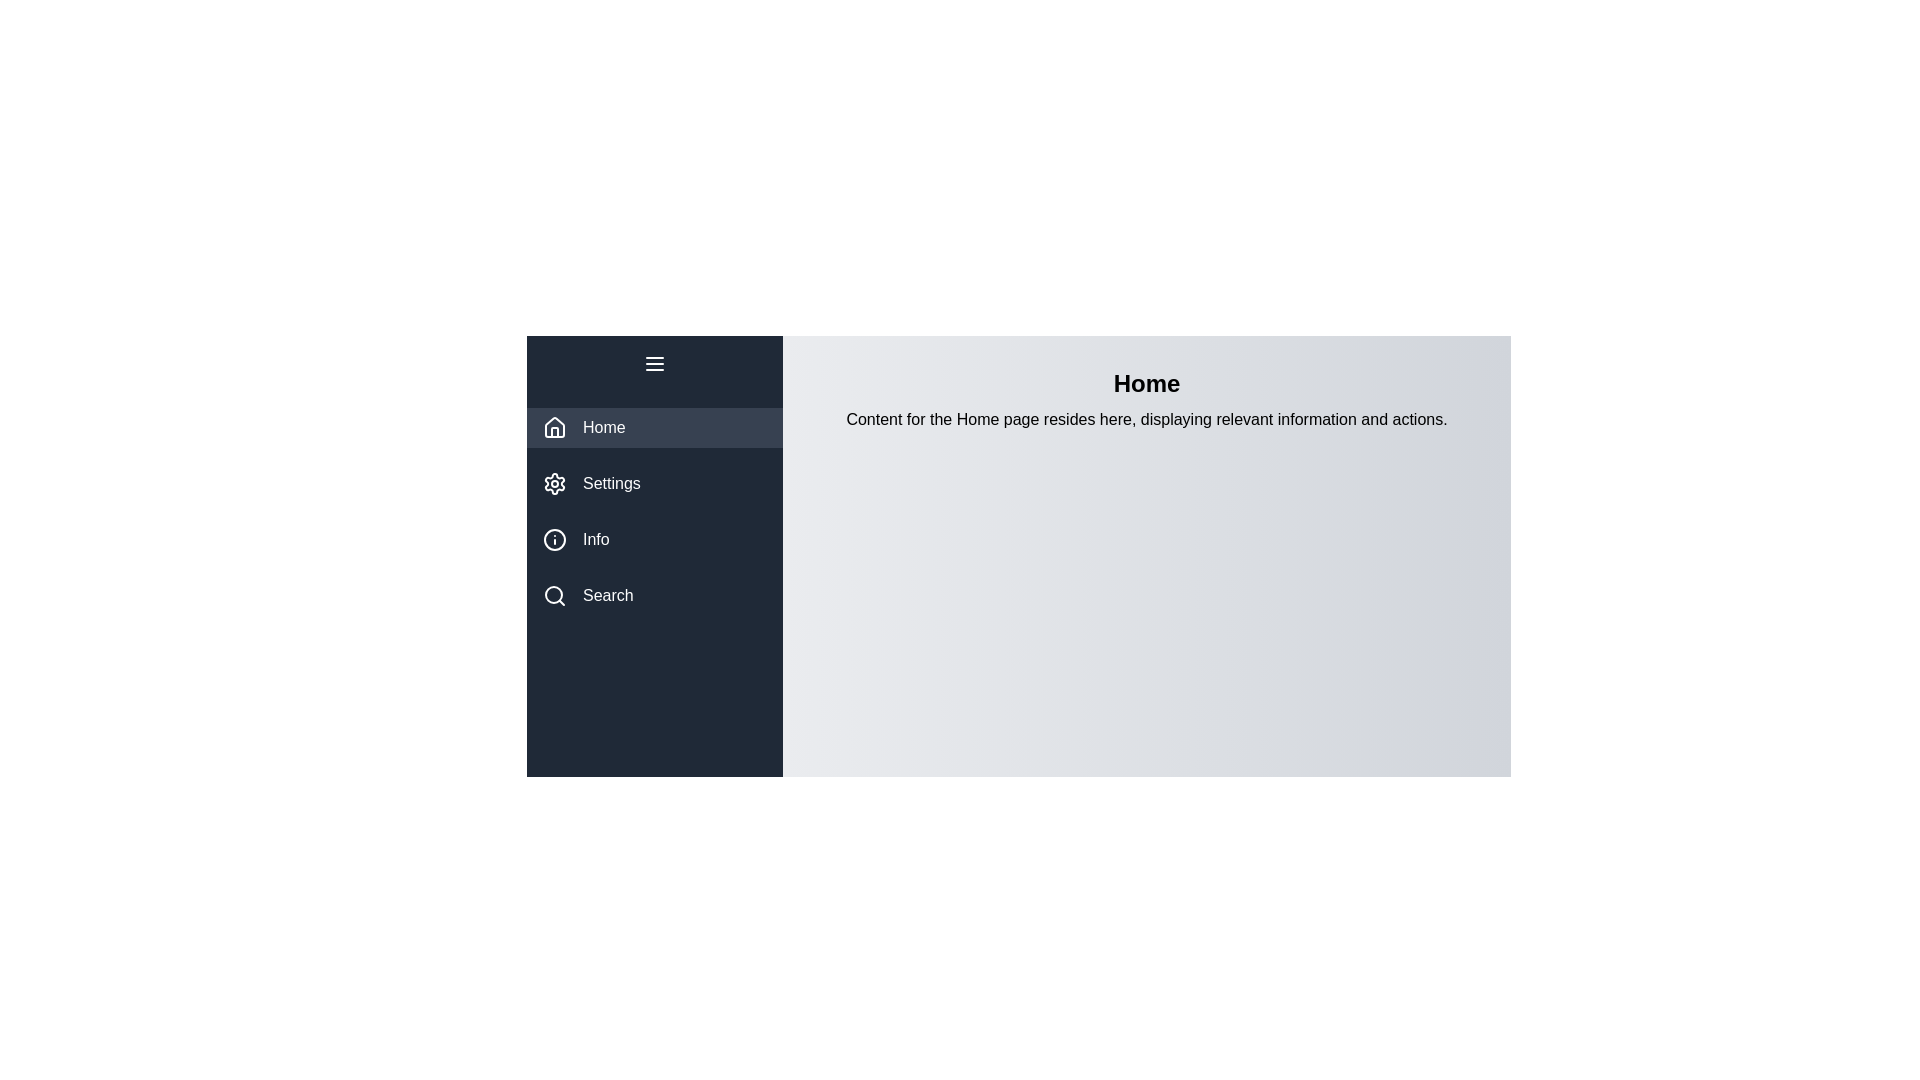 Image resolution: width=1920 pixels, height=1080 pixels. Describe the element at coordinates (654, 540) in the screenshot. I see `the tab Info from the menu` at that location.